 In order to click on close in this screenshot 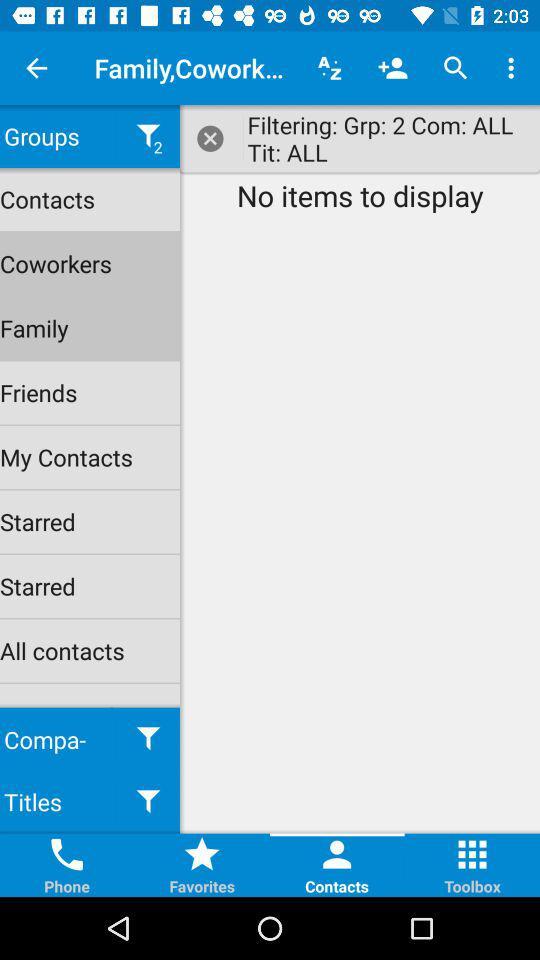, I will do `click(210, 137)`.